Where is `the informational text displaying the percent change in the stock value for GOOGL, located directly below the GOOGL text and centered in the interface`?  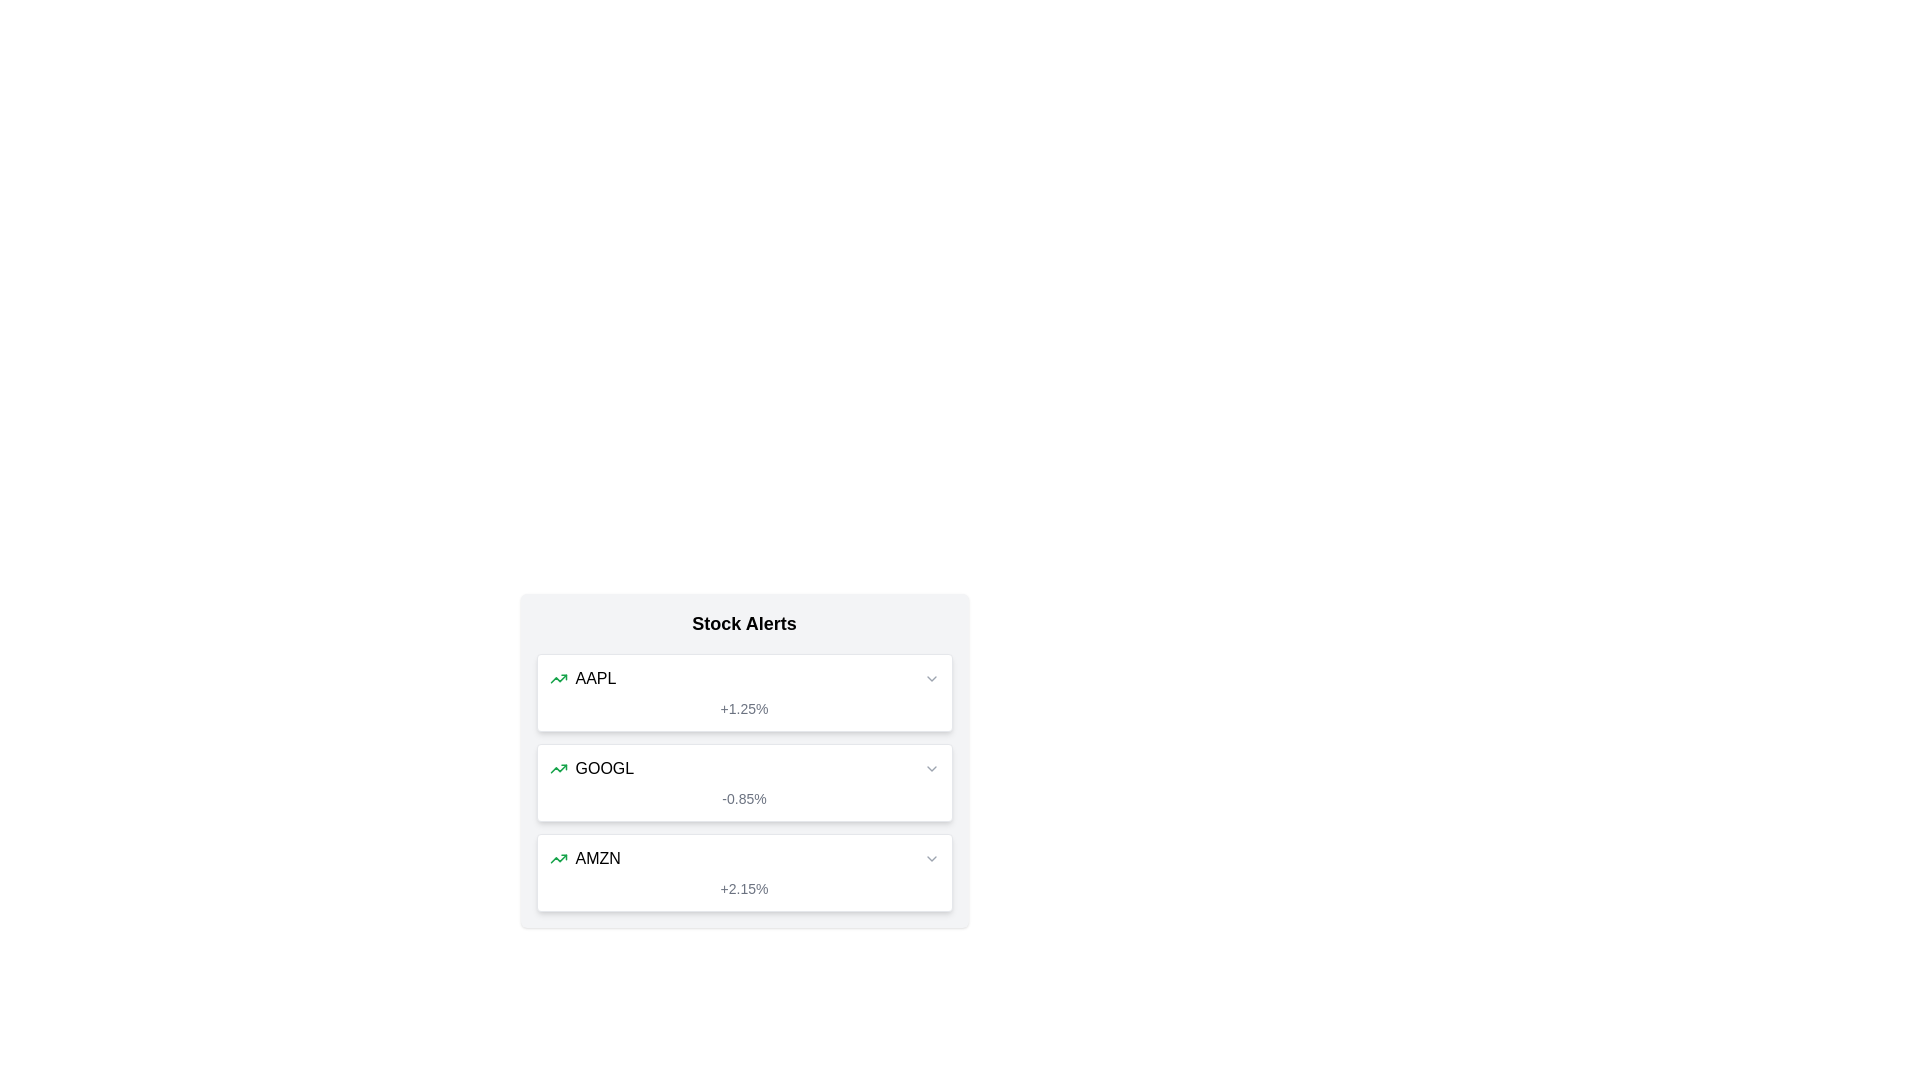 the informational text displaying the percent change in the stock value for GOOGL, located directly below the GOOGL text and centered in the interface is located at coordinates (743, 797).